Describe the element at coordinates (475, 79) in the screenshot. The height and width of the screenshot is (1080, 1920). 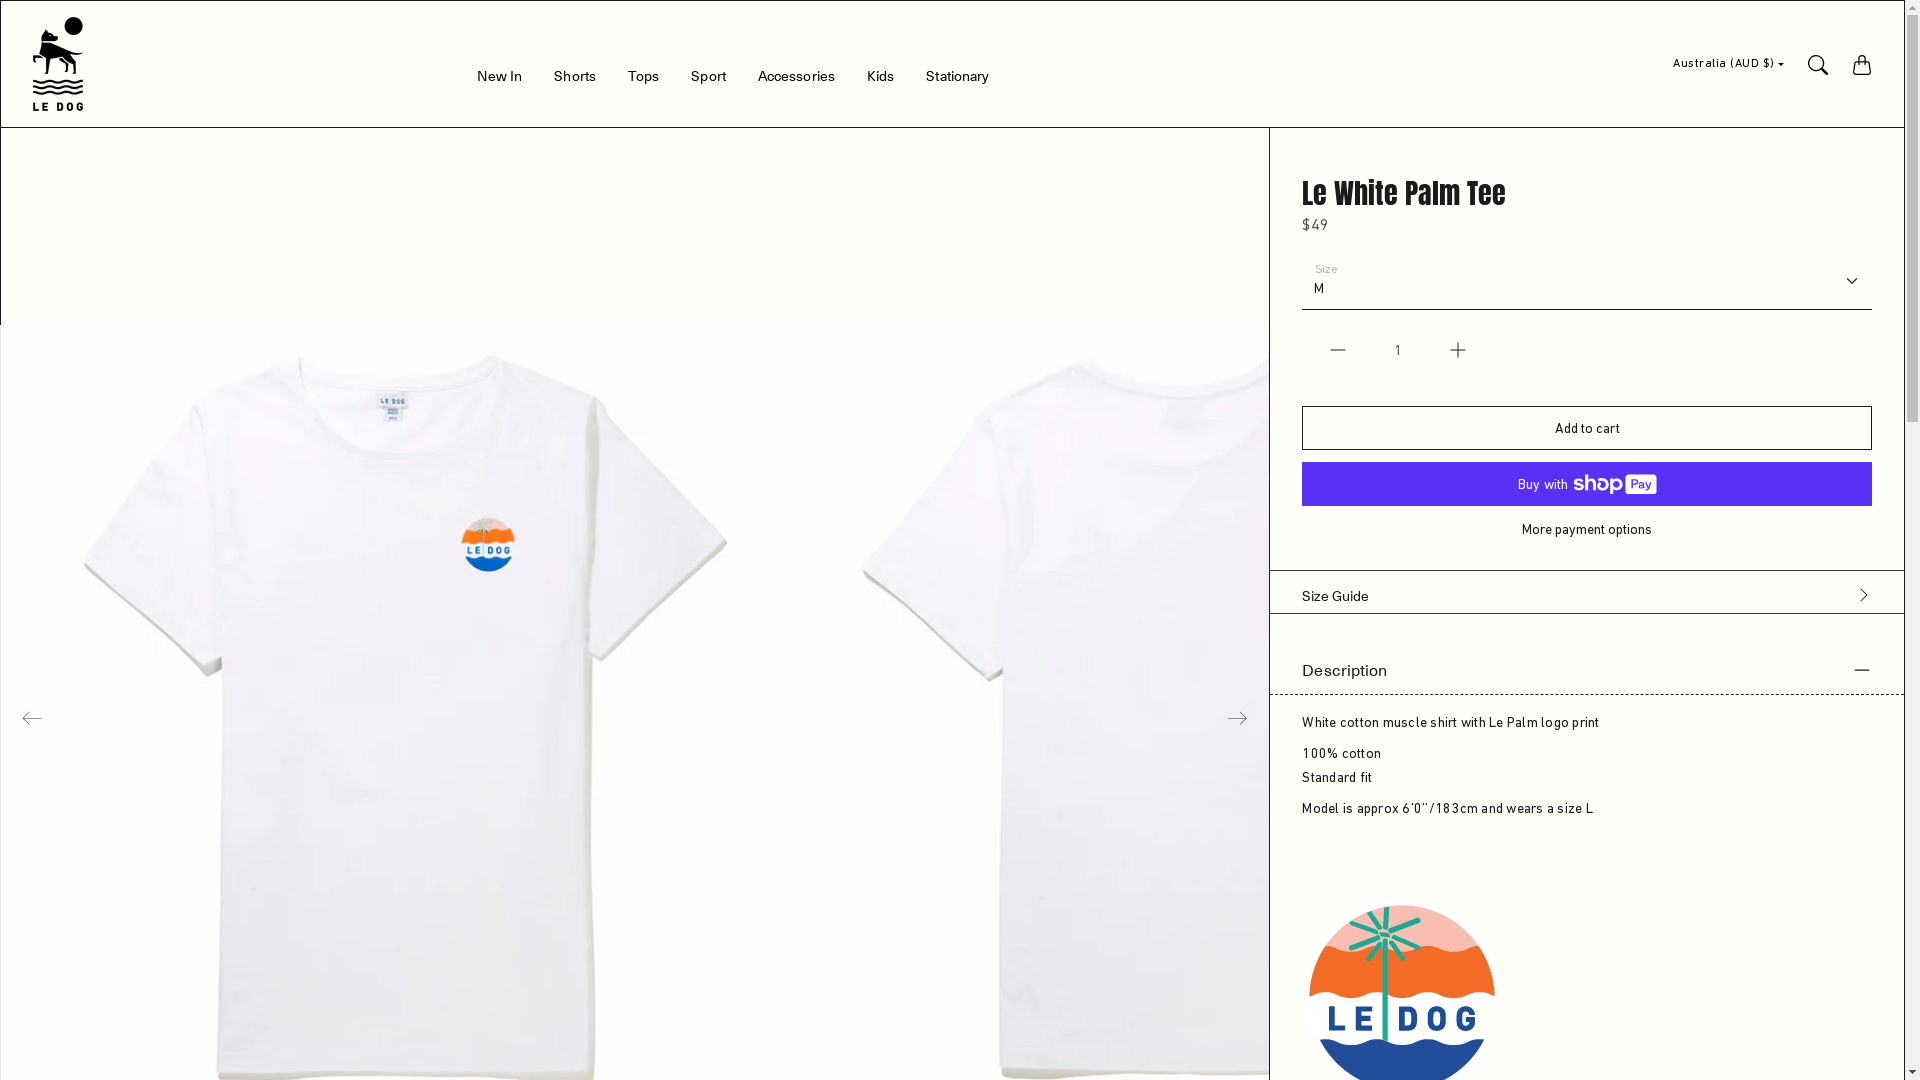
I see `'New In'` at that location.